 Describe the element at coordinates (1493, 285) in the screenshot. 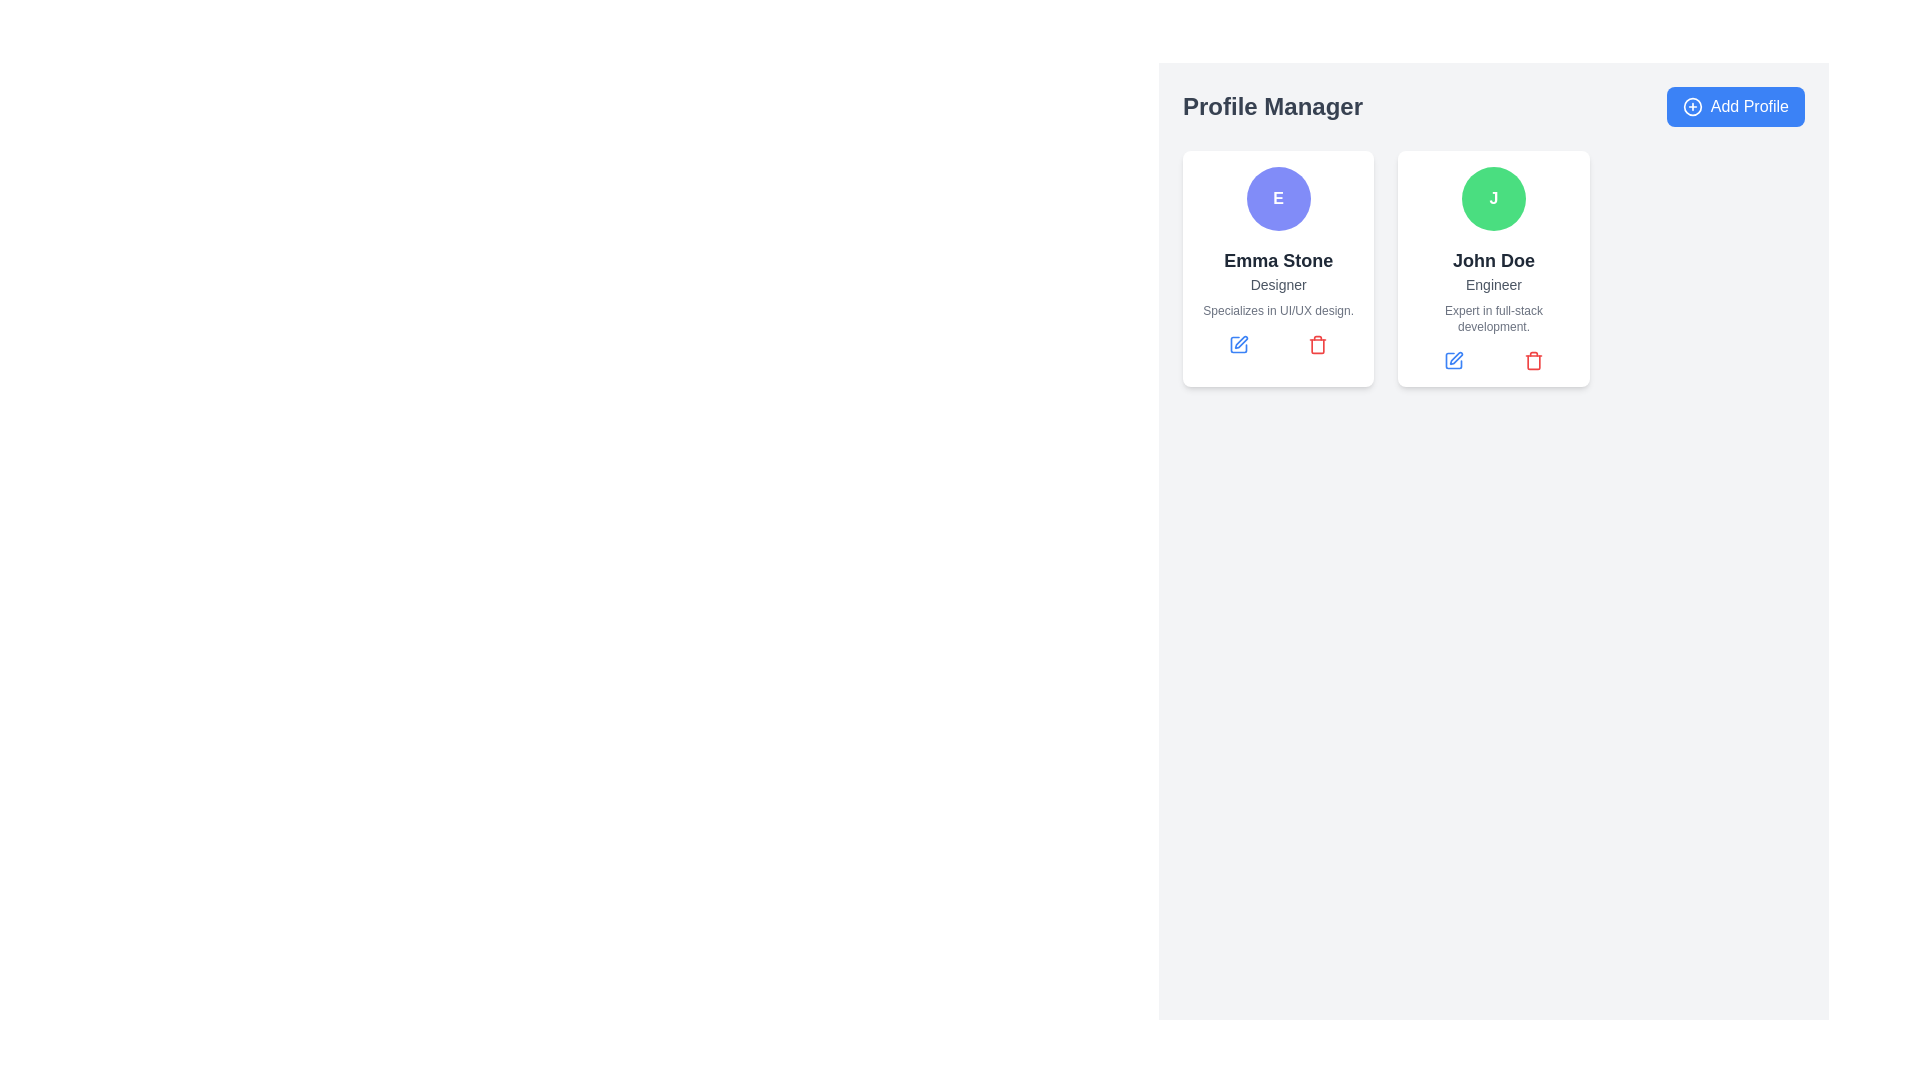

I see `text content of the label displaying 'Engineer', which is styled in gray and positioned below 'John Doe' in the user profile card` at that location.